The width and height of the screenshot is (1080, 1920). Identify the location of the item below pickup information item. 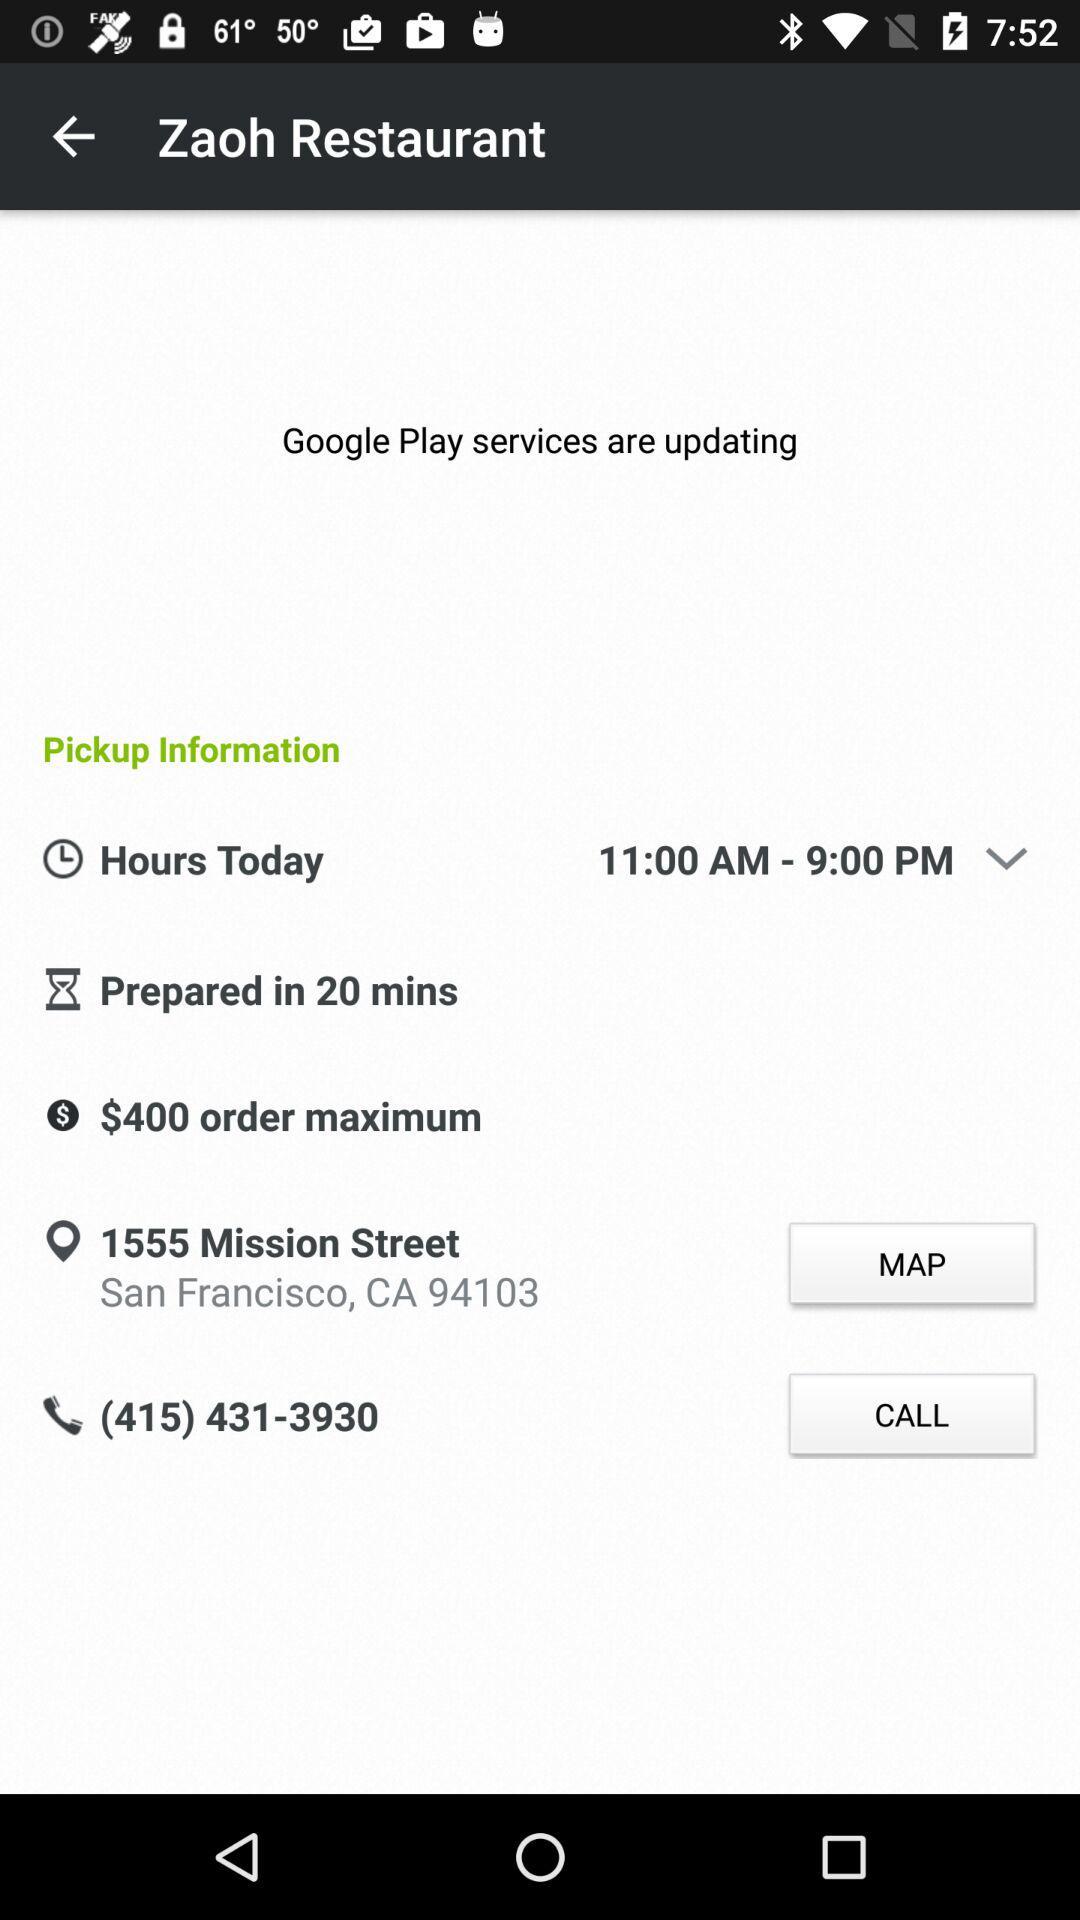
(1006, 858).